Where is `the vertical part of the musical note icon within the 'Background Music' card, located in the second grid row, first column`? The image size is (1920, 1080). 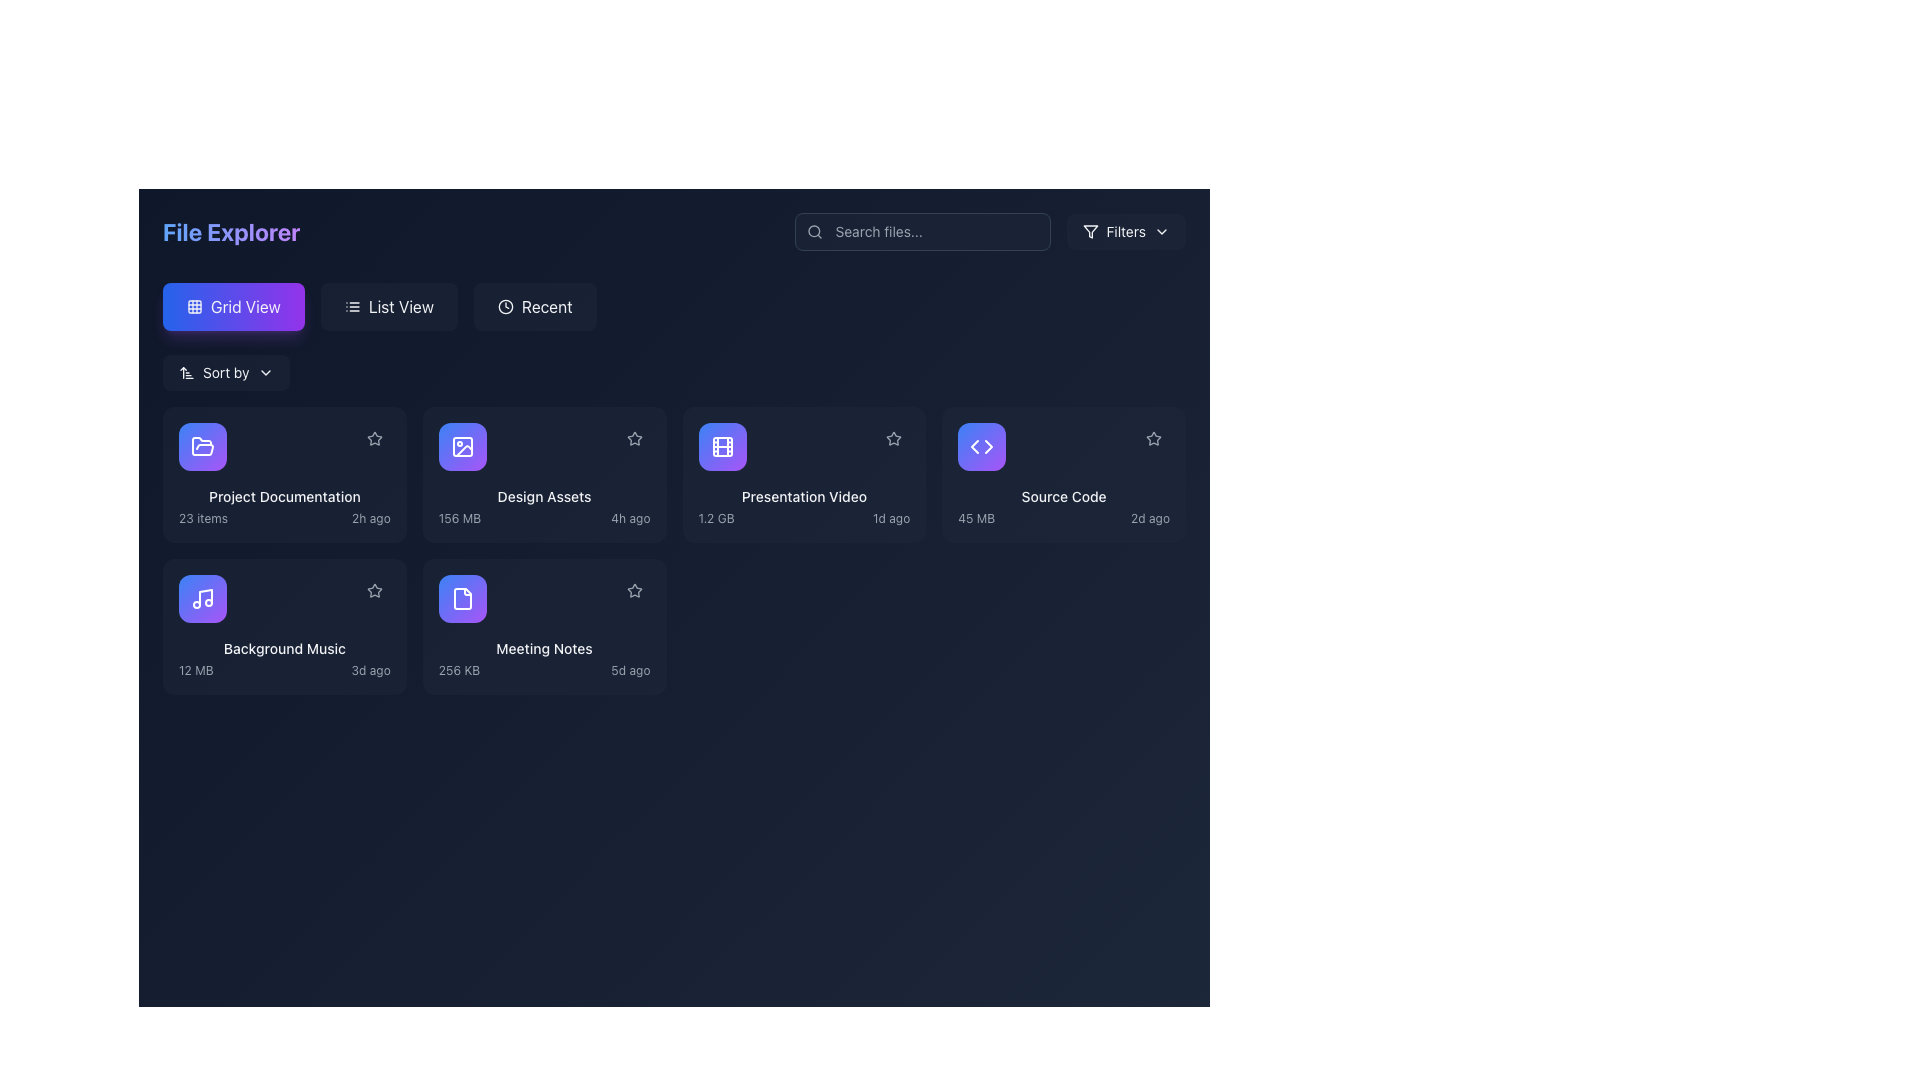
the vertical part of the musical note icon within the 'Background Music' card, located in the second grid row, first column is located at coordinates (206, 596).